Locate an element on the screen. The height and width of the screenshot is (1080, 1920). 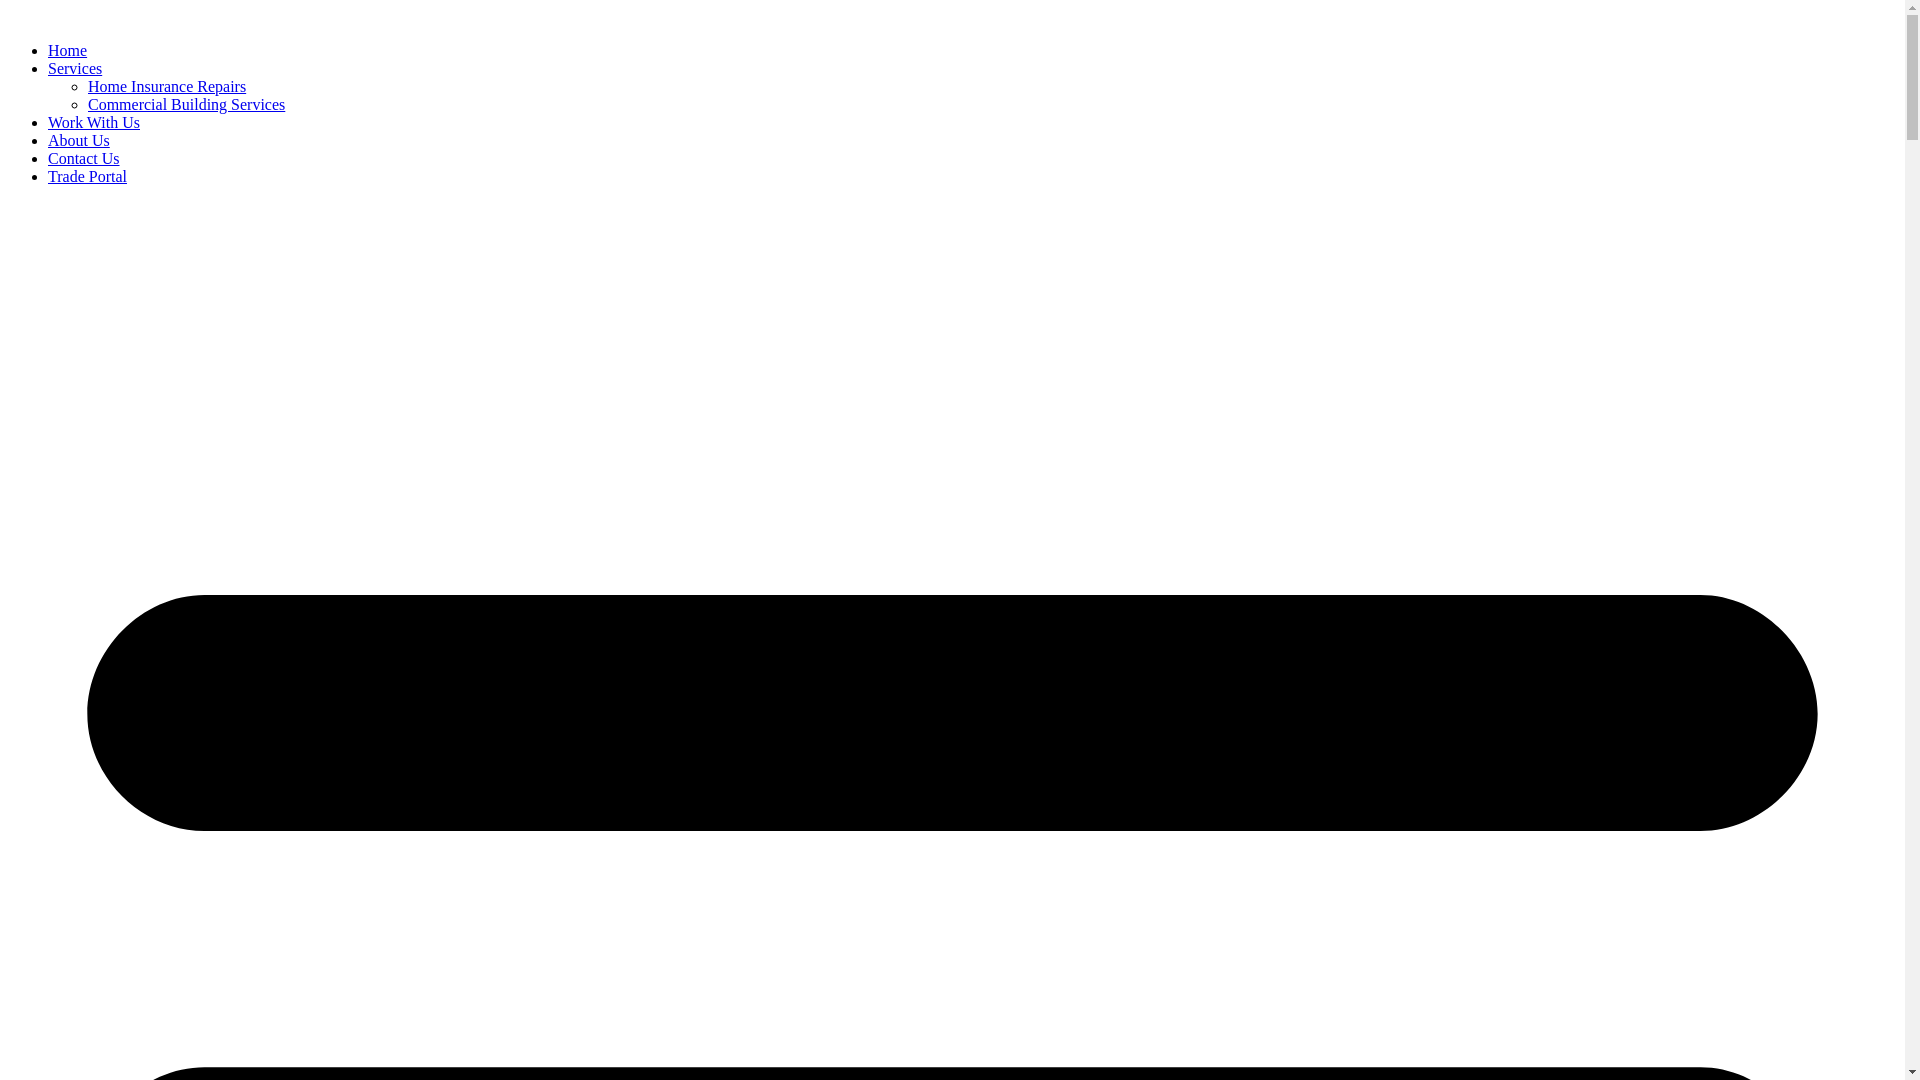
'Contact Us' is located at coordinates (82, 157).